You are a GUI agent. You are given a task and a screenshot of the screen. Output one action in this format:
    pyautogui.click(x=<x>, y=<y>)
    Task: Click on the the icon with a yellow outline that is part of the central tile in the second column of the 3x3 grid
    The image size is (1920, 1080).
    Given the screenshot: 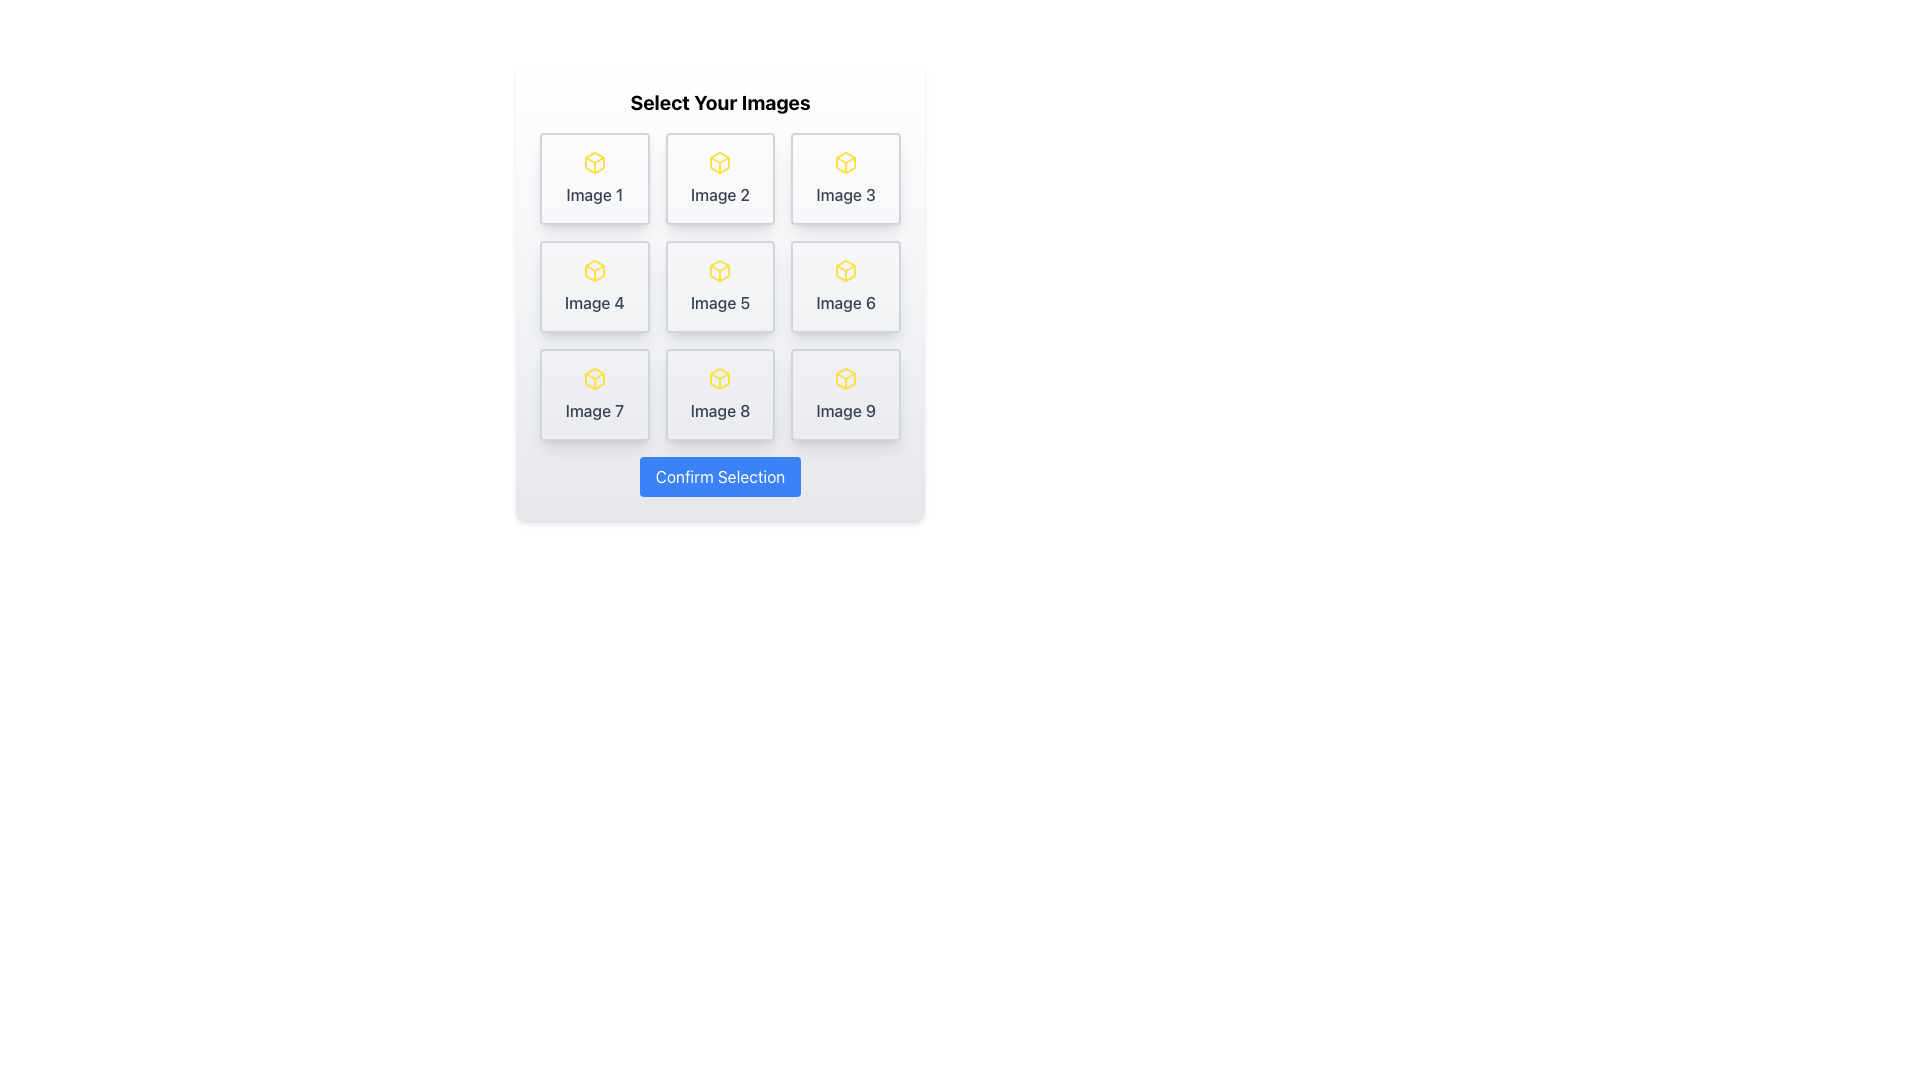 What is the action you would take?
    pyautogui.click(x=720, y=161)
    